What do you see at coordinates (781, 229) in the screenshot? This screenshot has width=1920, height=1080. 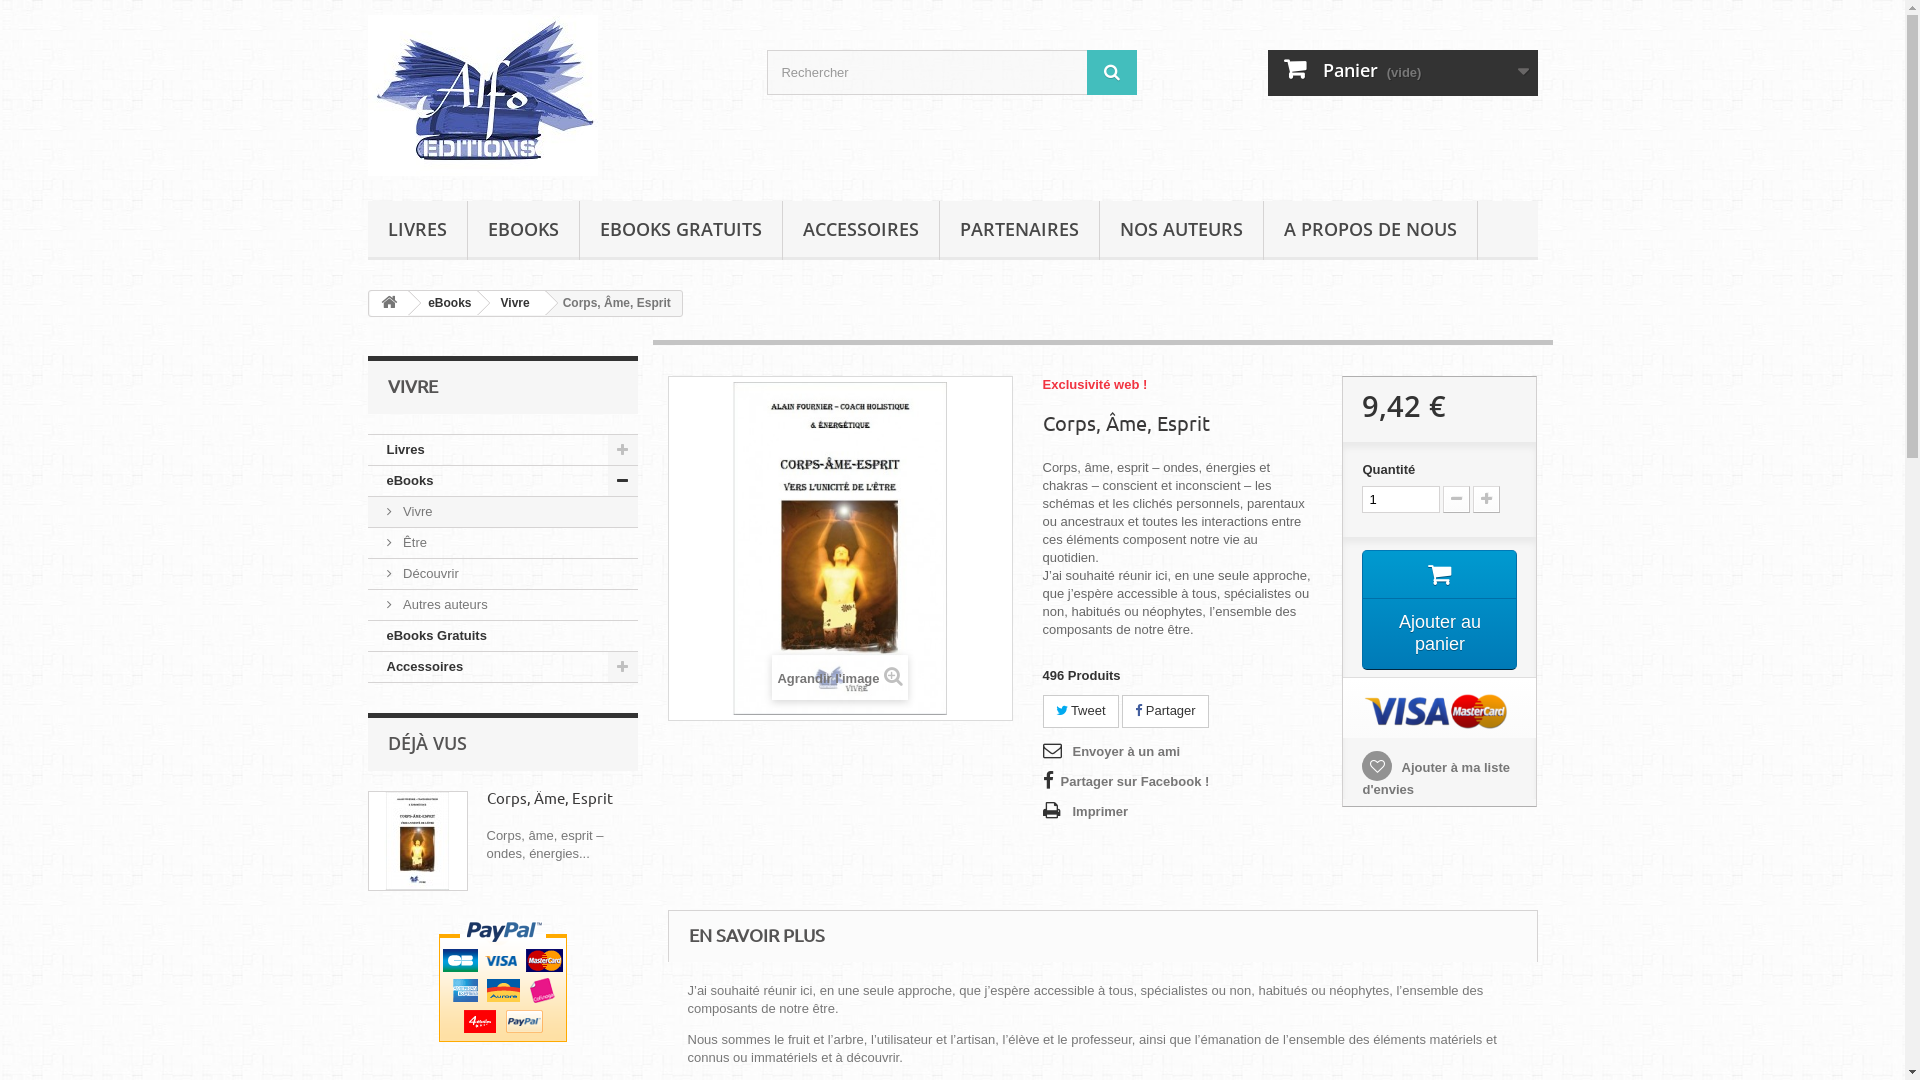 I see `'ACCESSOIRES'` at bounding box center [781, 229].